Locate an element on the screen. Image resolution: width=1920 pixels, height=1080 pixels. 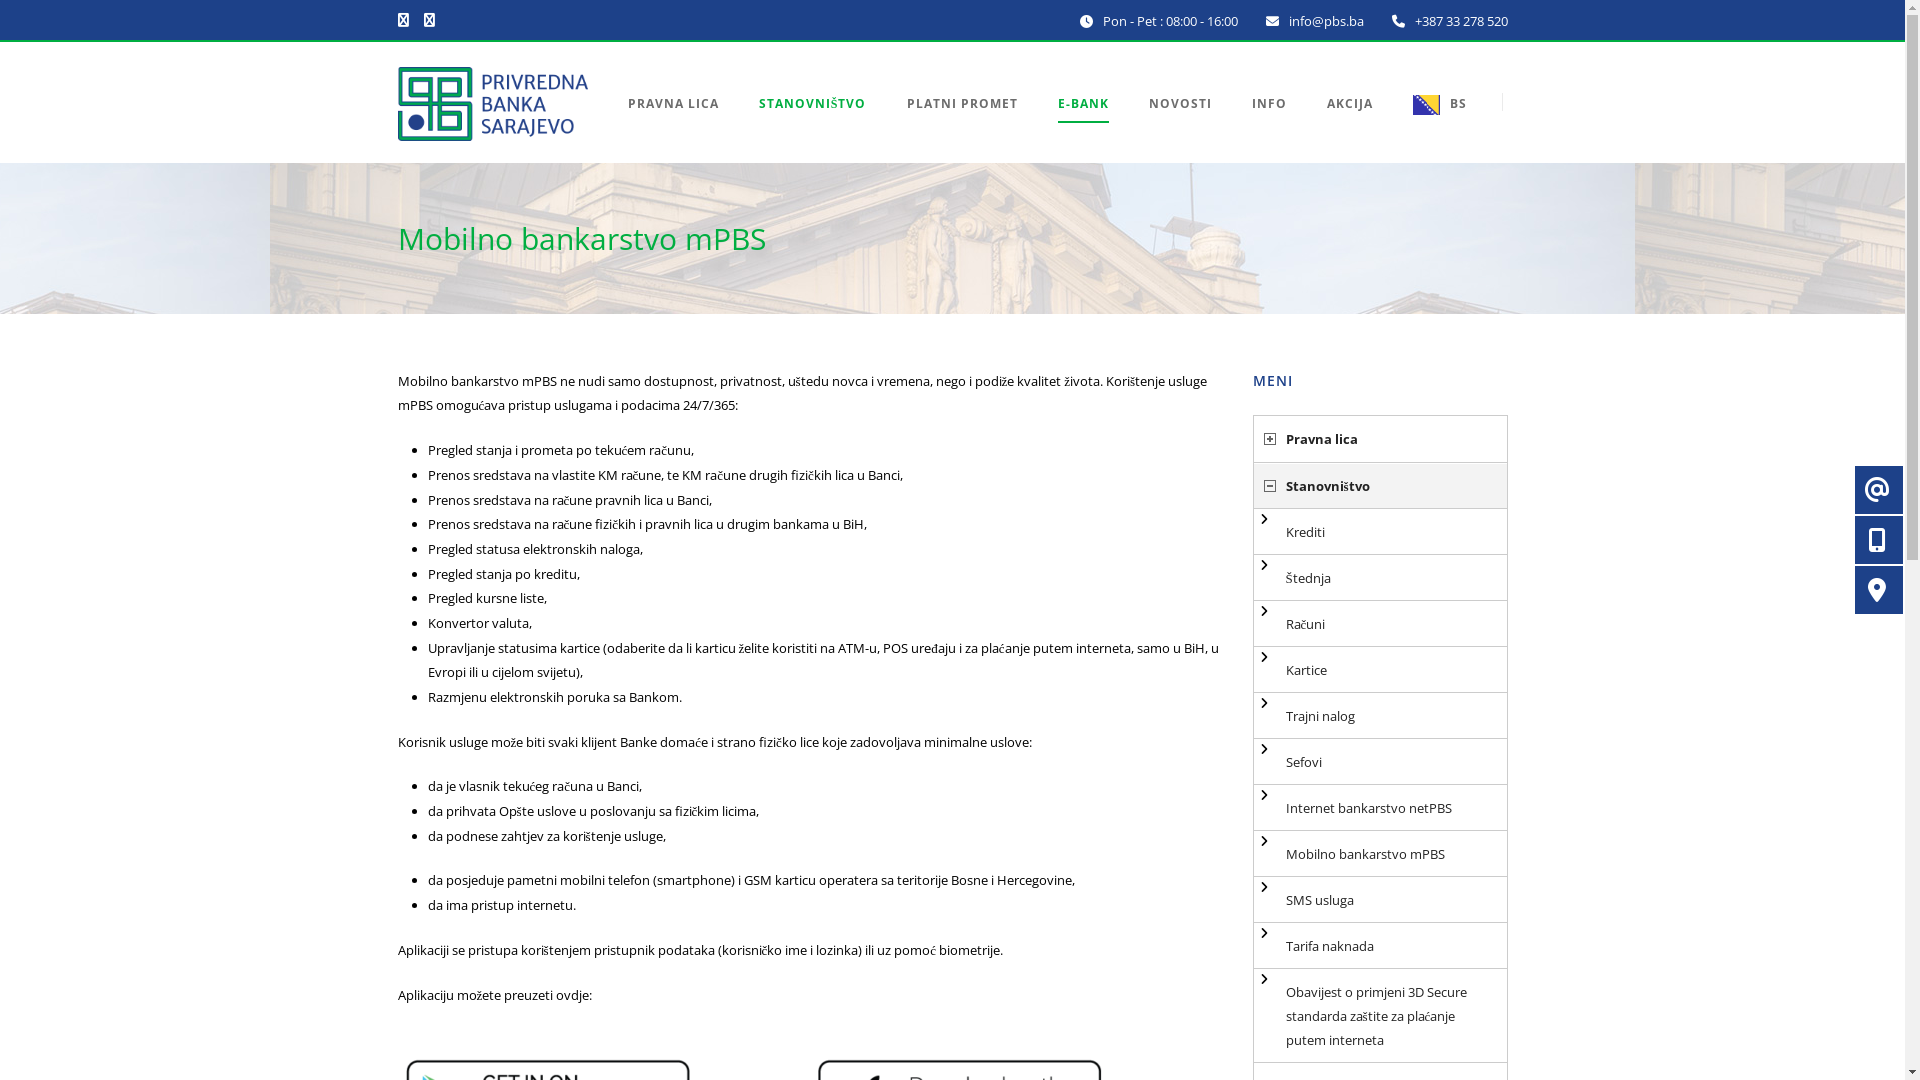
'SMS usluga' is located at coordinates (1379, 898).